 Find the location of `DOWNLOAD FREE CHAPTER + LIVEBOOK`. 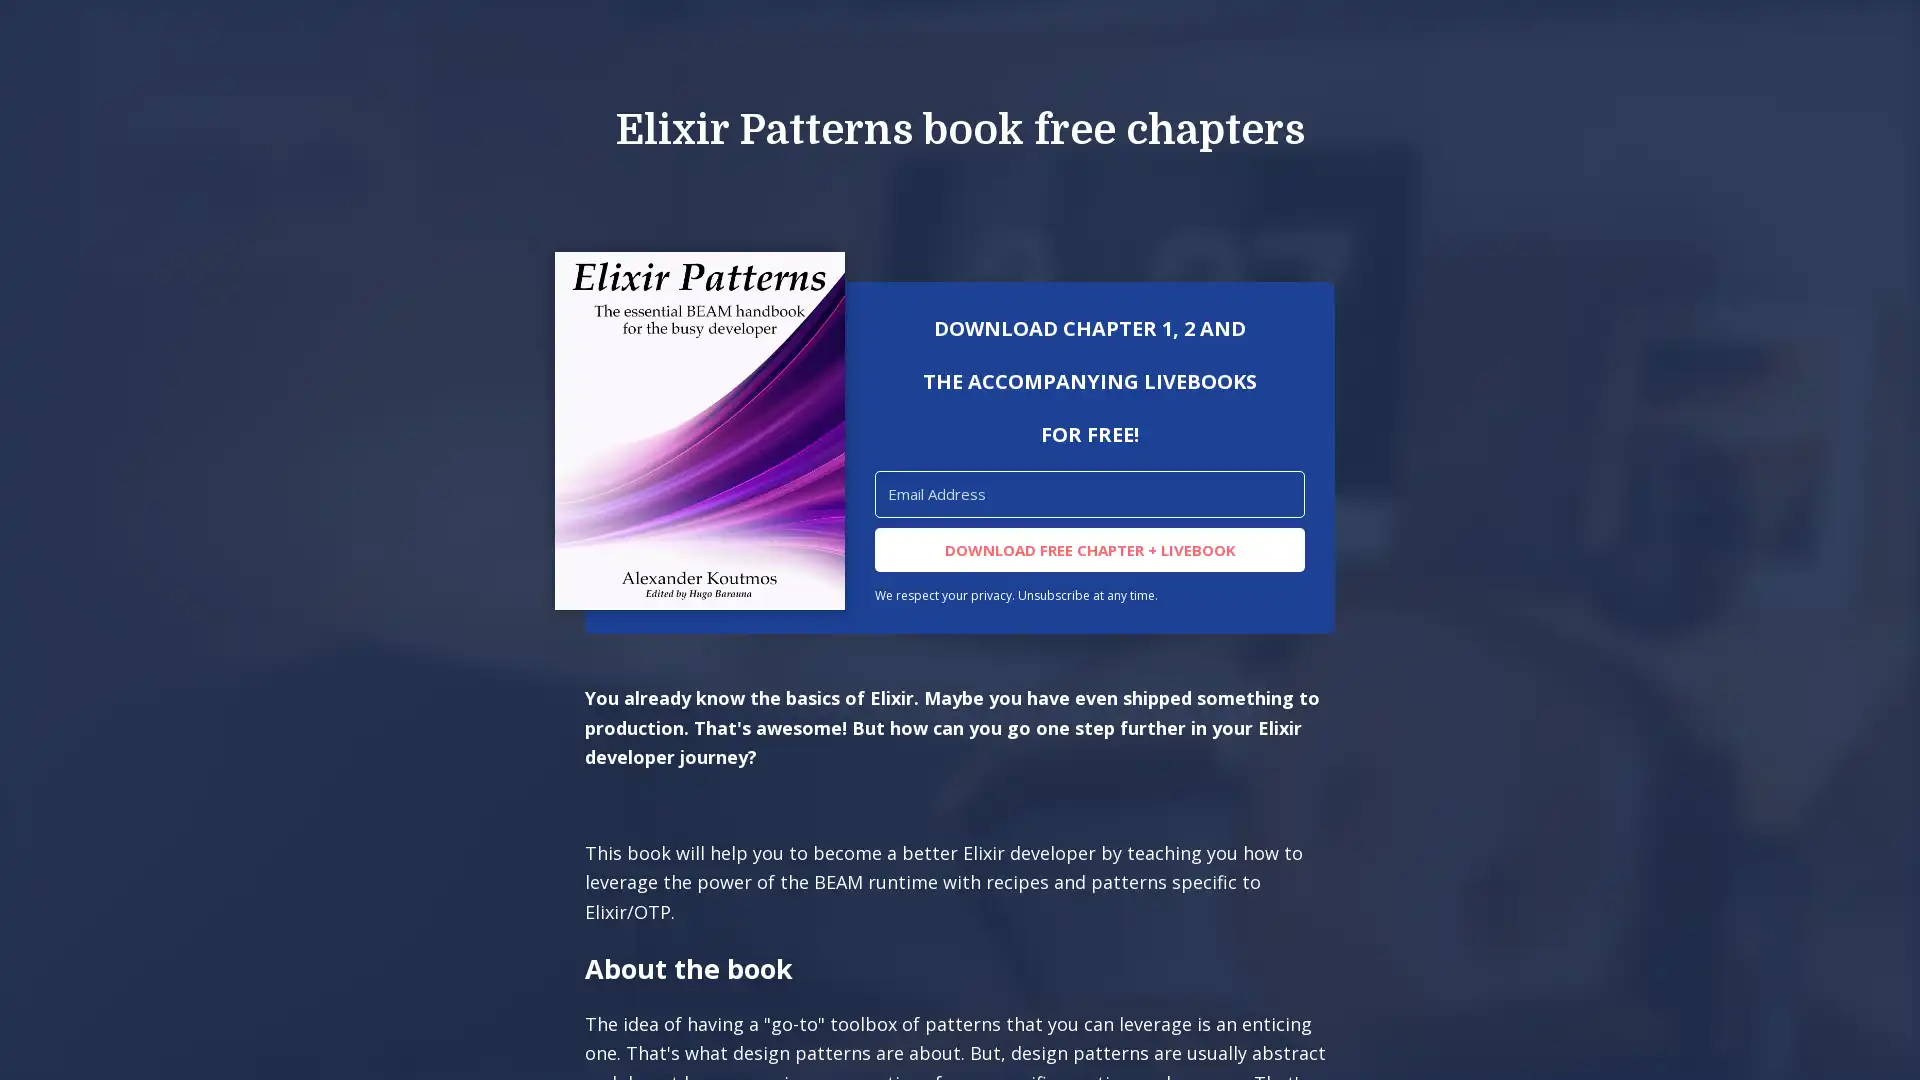

DOWNLOAD FREE CHAPTER + LIVEBOOK is located at coordinates (1088, 548).